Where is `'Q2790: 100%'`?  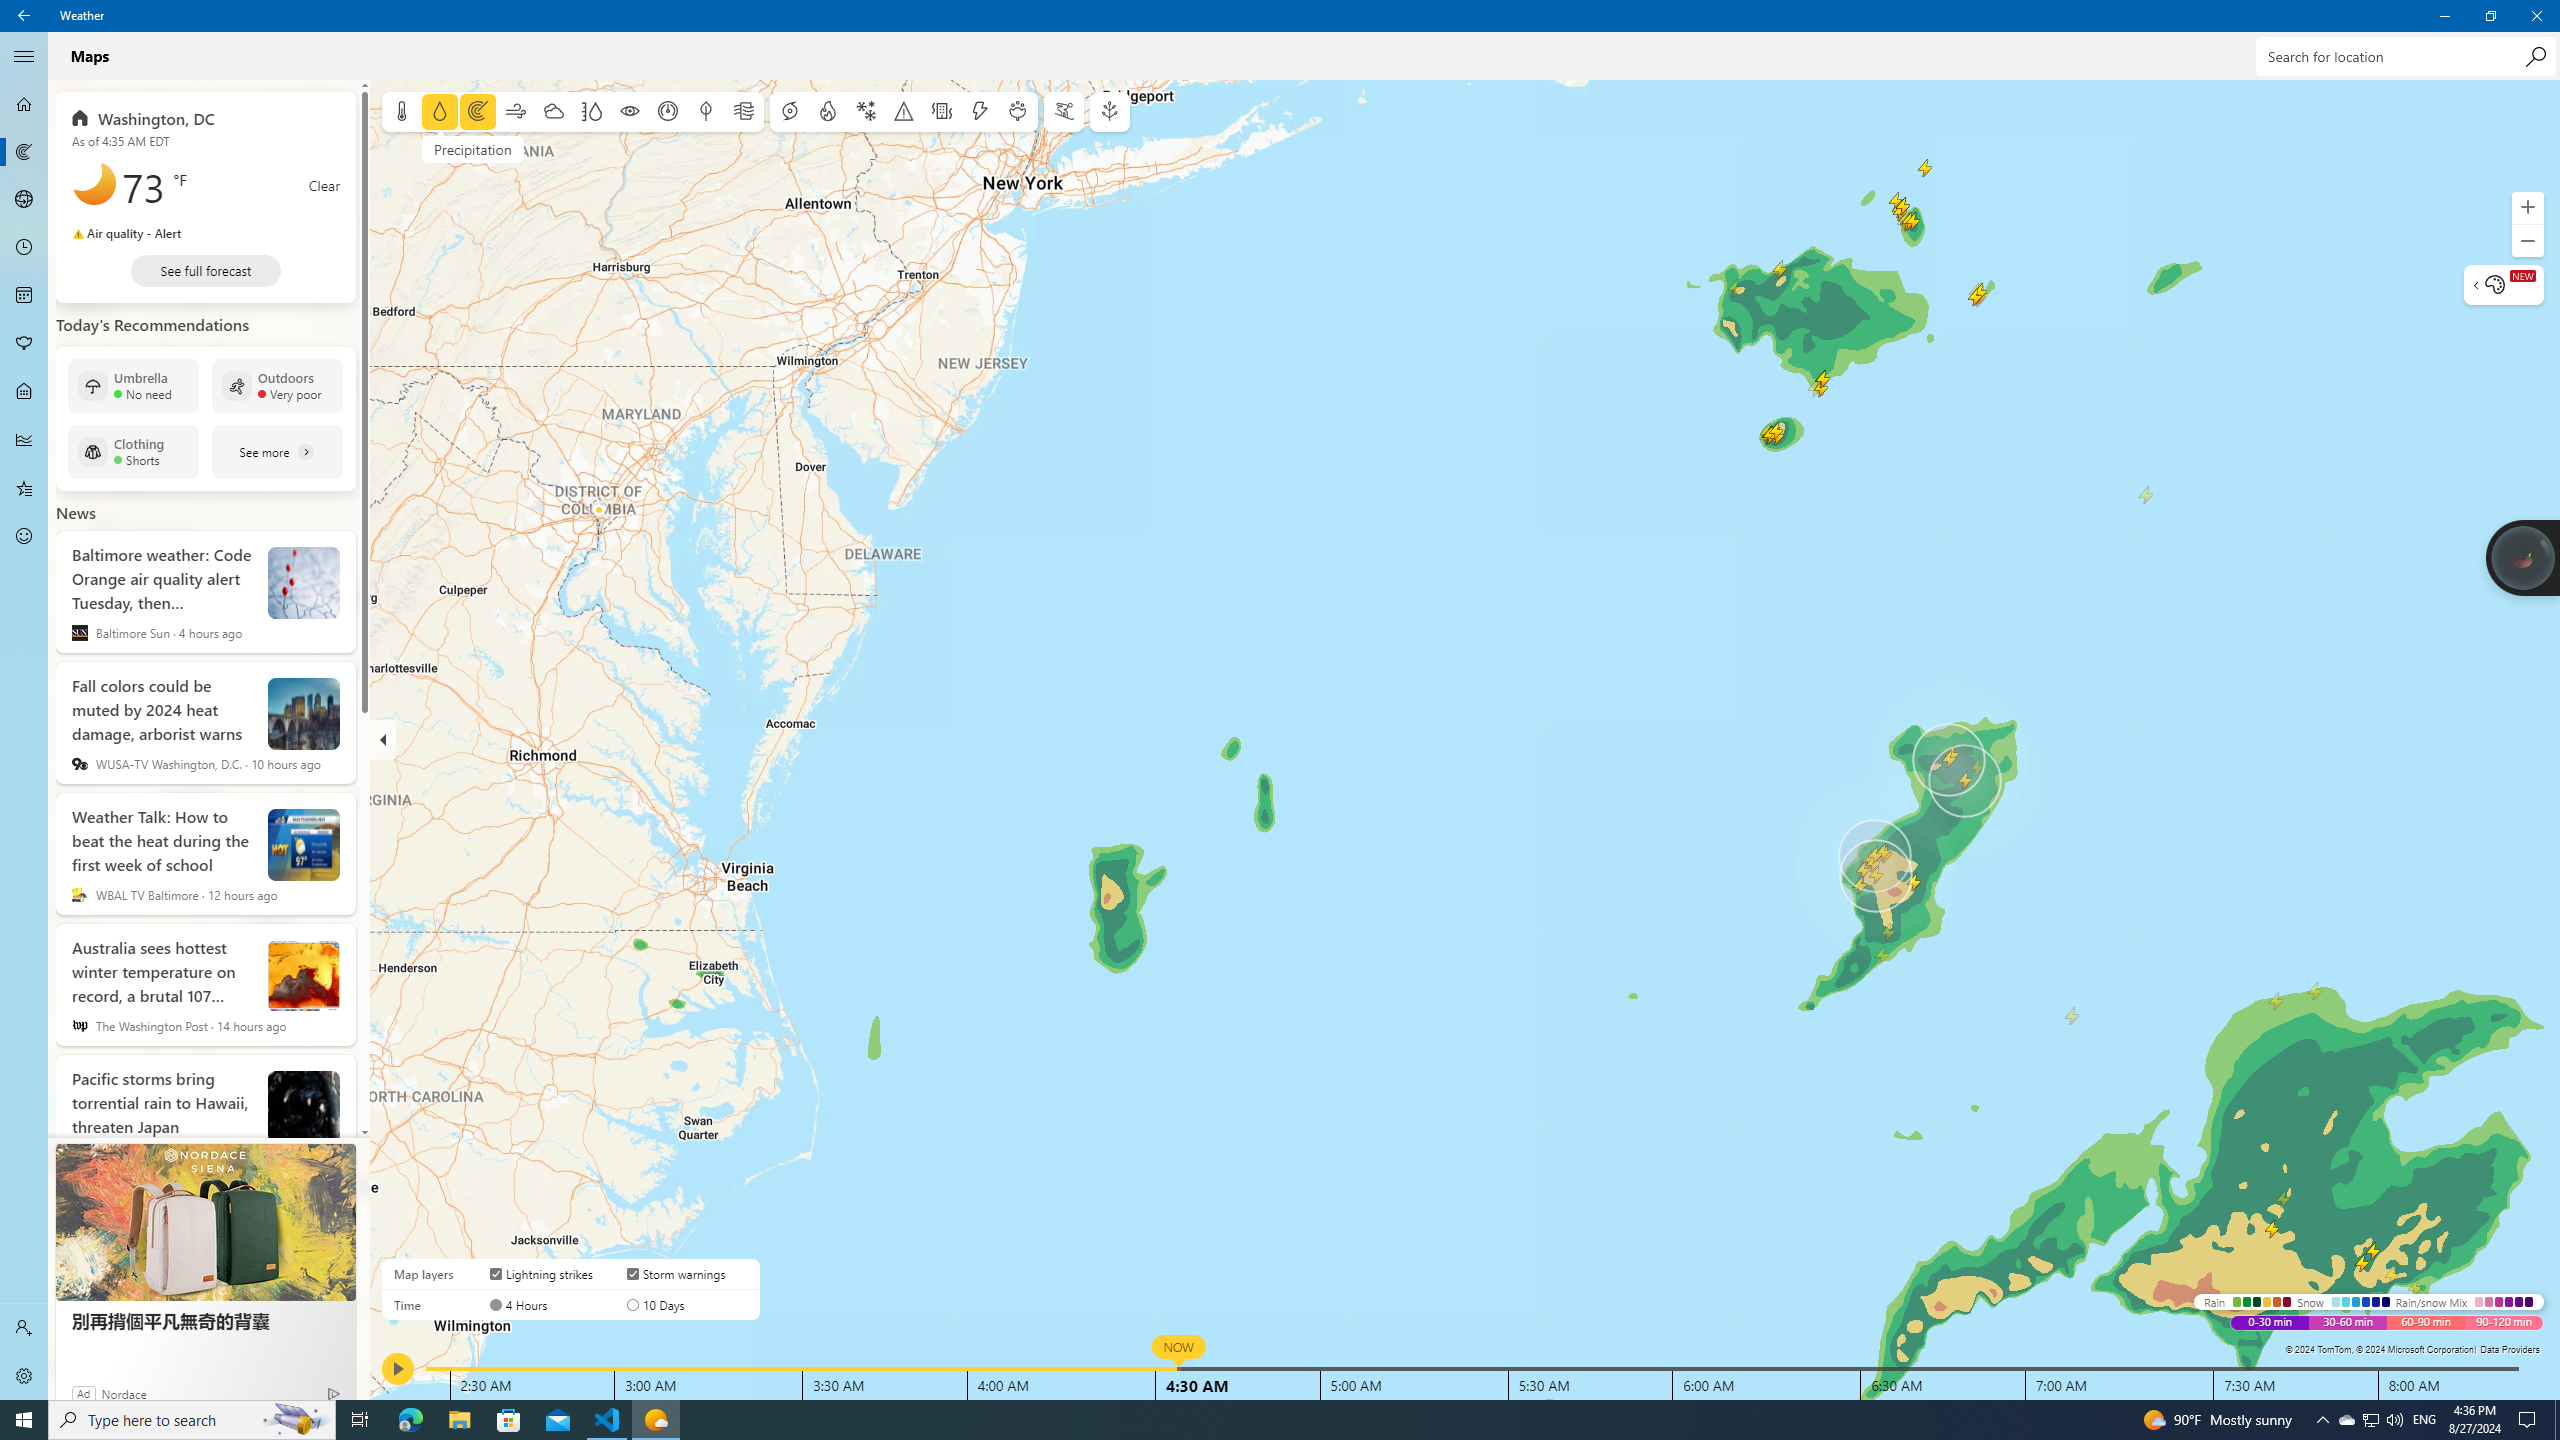 'Q2790: 100%' is located at coordinates (2393, 1418).